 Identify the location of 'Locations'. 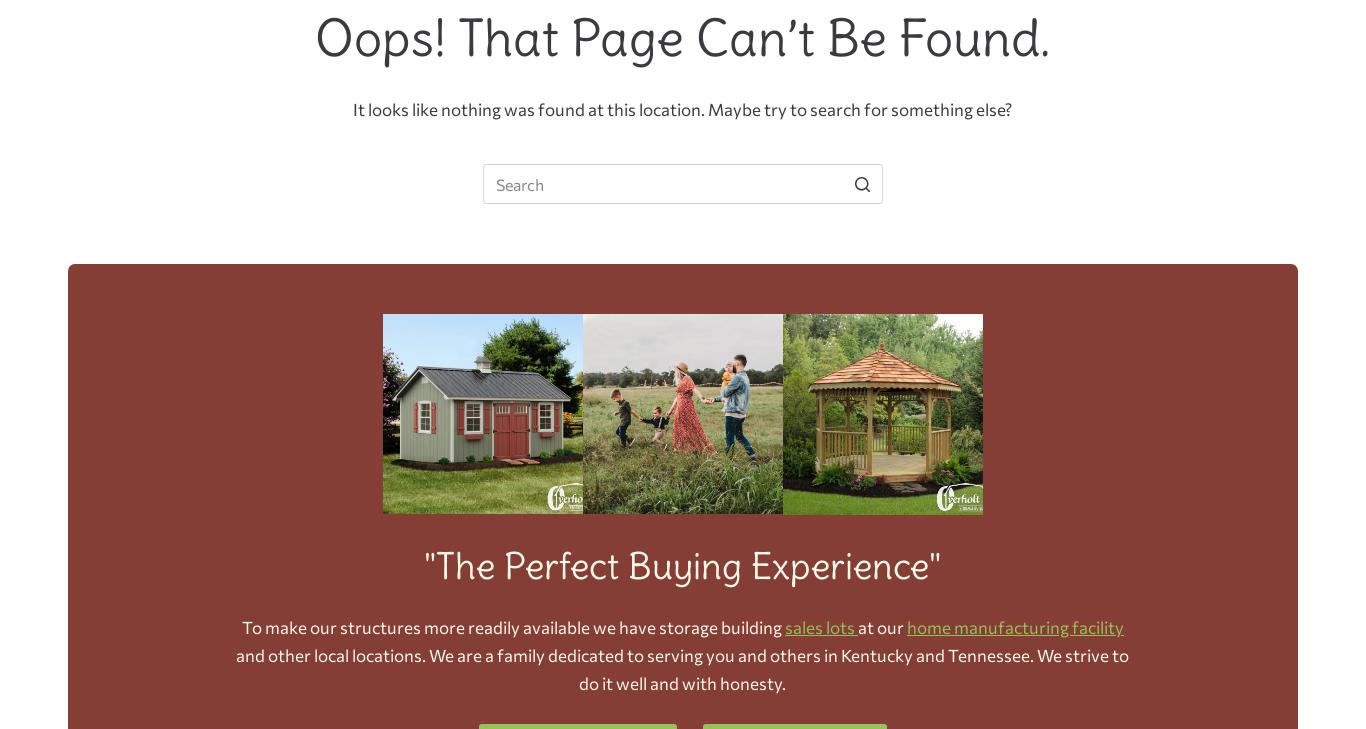
(1052, 117).